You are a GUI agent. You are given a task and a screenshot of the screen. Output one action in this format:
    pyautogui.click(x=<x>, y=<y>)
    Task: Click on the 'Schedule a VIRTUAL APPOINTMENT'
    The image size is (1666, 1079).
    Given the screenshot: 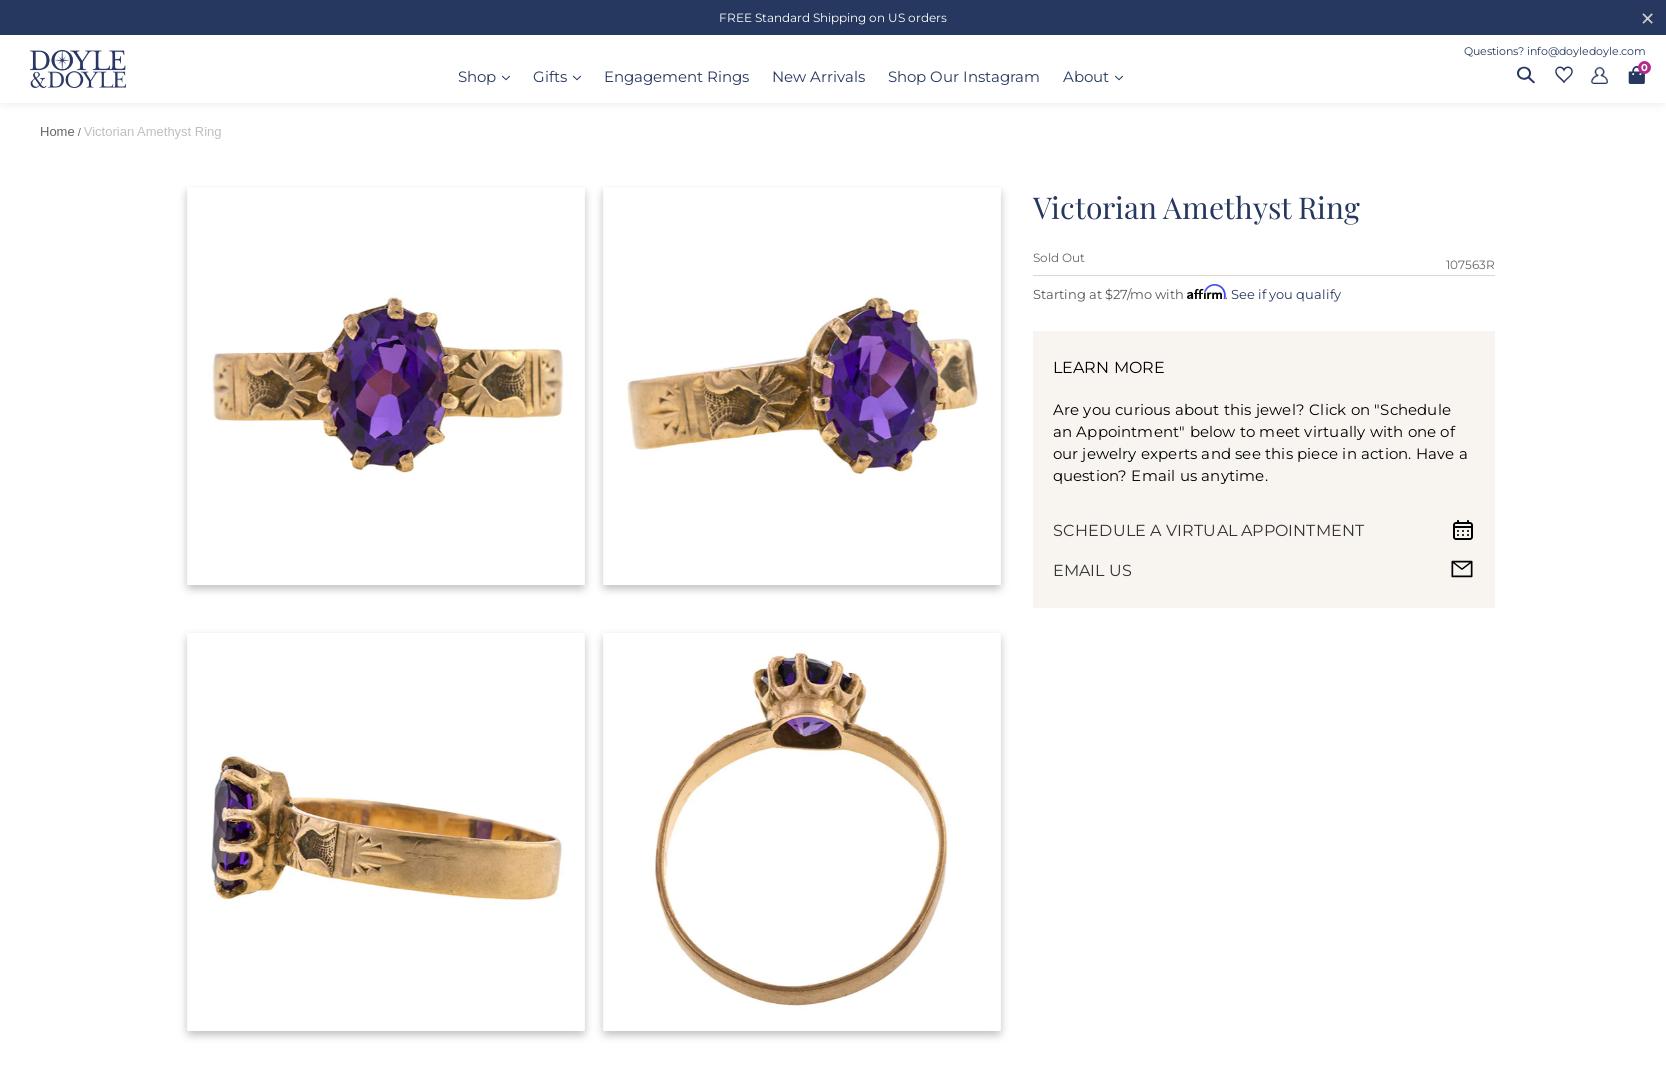 What is the action you would take?
    pyautogui.click(x=1208, y=529)
    